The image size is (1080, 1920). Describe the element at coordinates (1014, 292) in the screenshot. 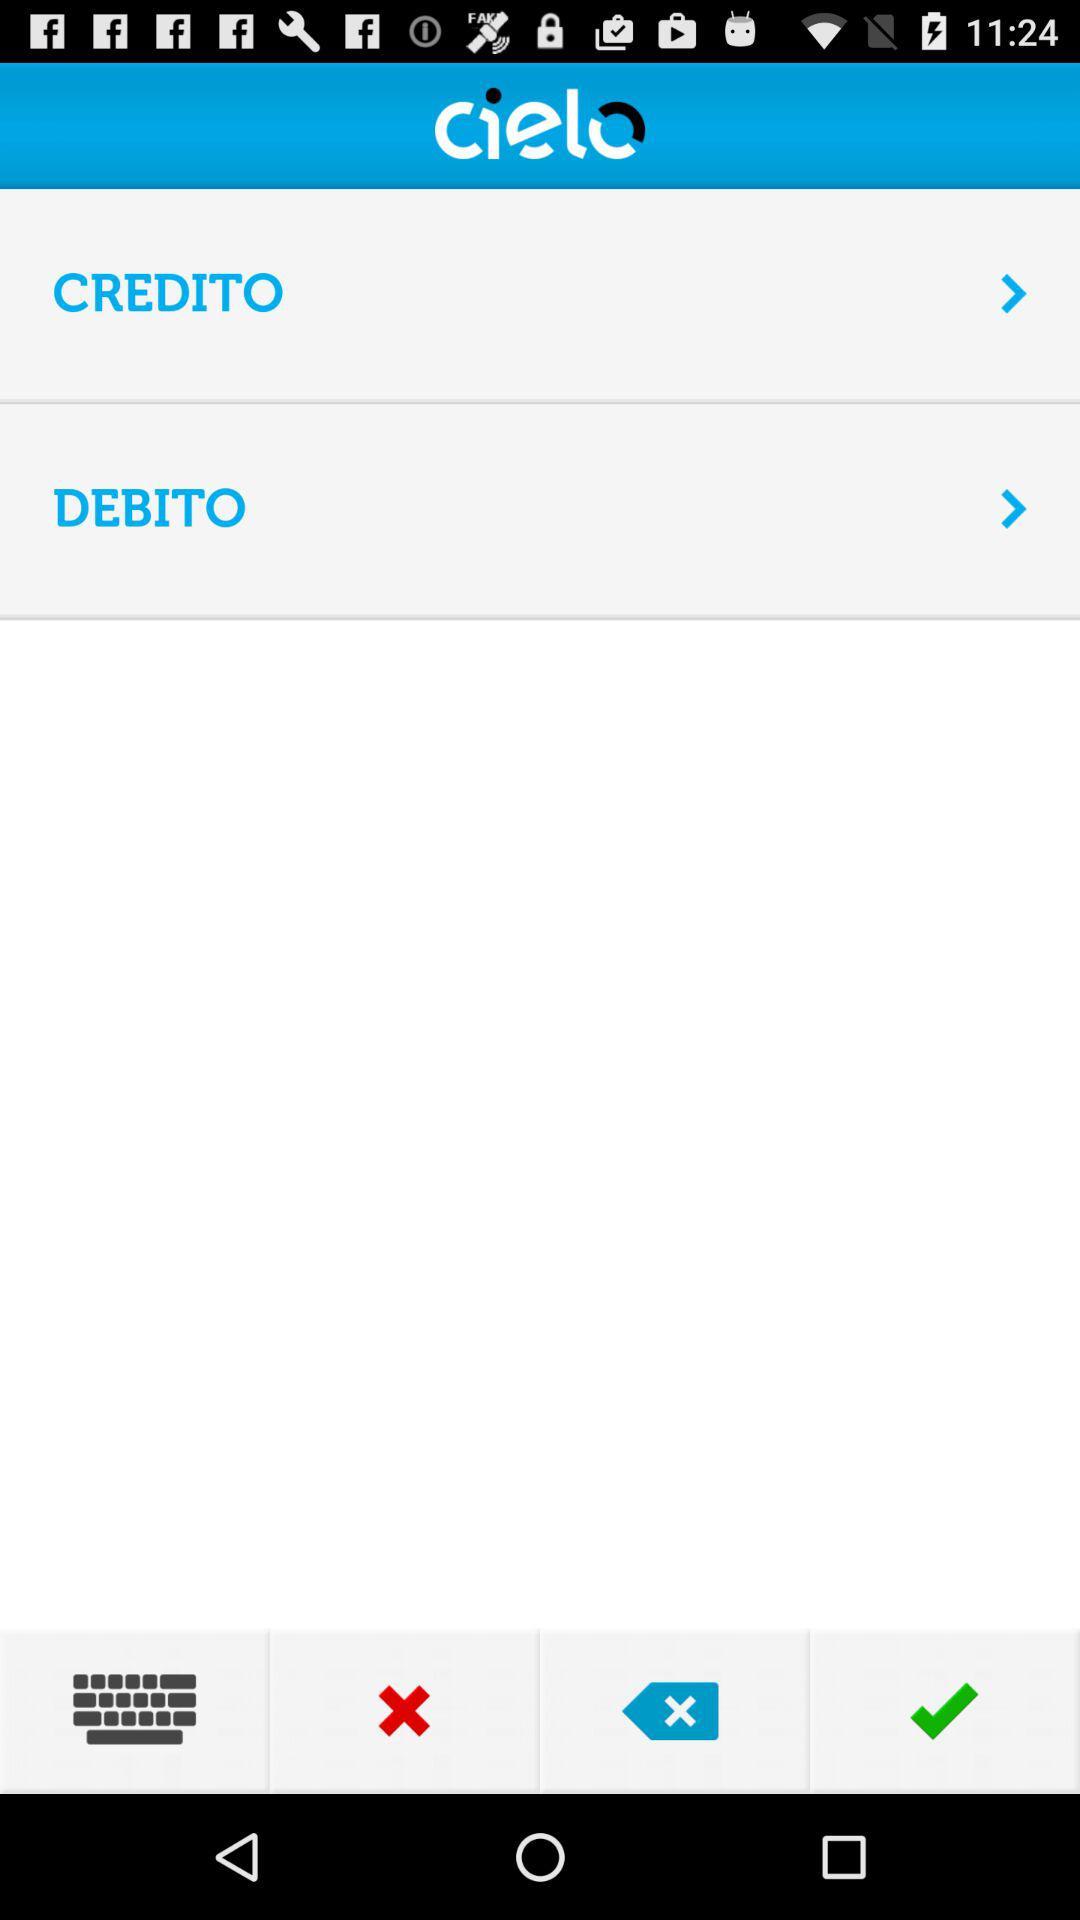

I see `the icon to the right of credito icon` at that location.